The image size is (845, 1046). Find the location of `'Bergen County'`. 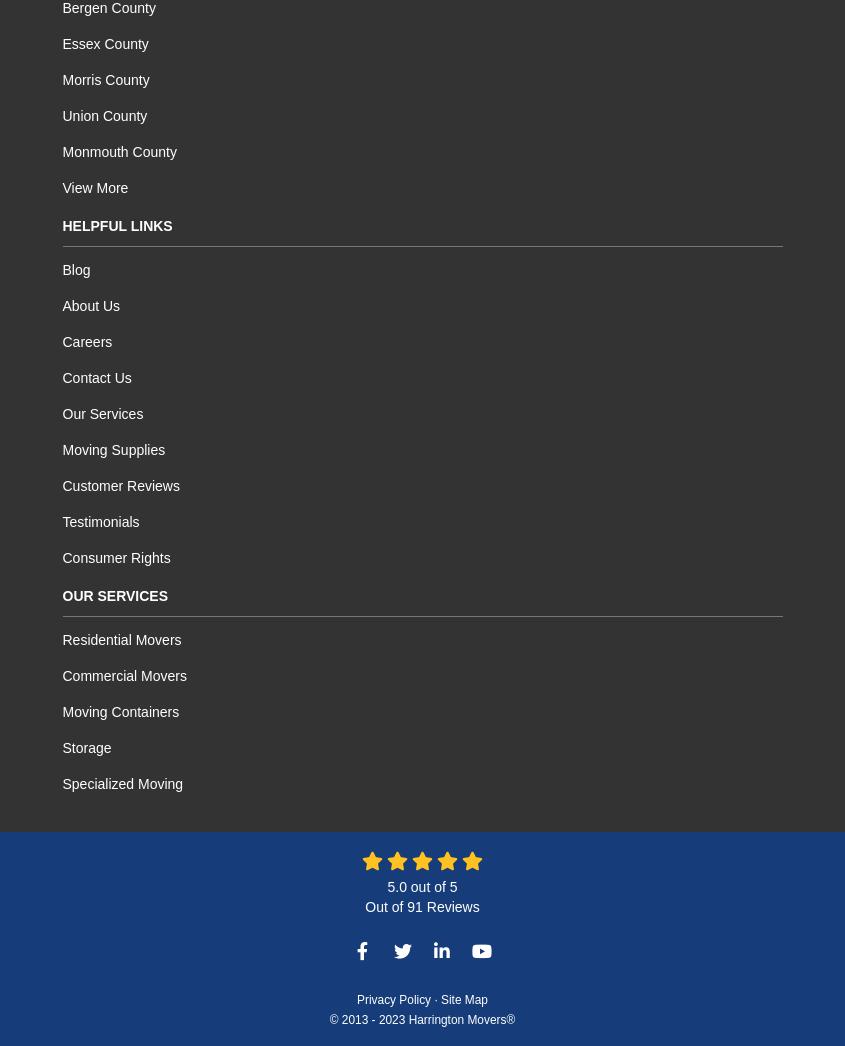

'Bergen County' is located at coordinates (108, 6).